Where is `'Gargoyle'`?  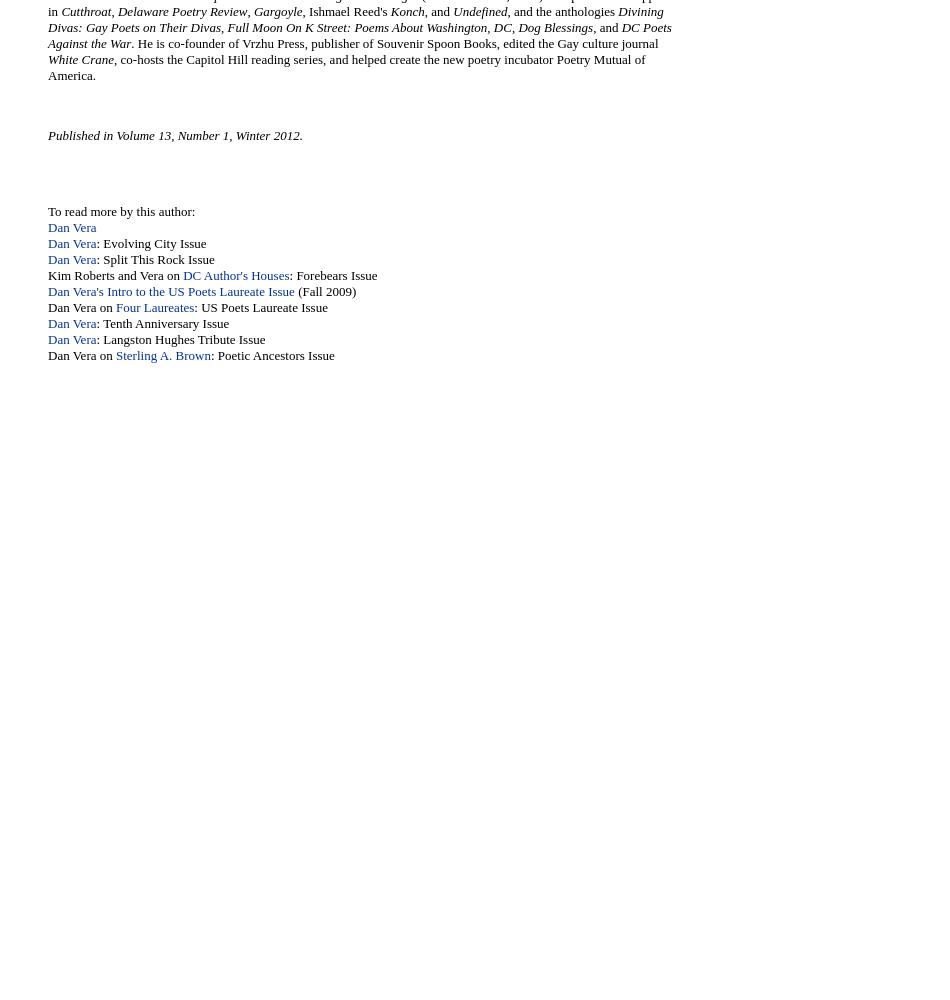
'Gargoyle' is located at coordinates (276, 11).